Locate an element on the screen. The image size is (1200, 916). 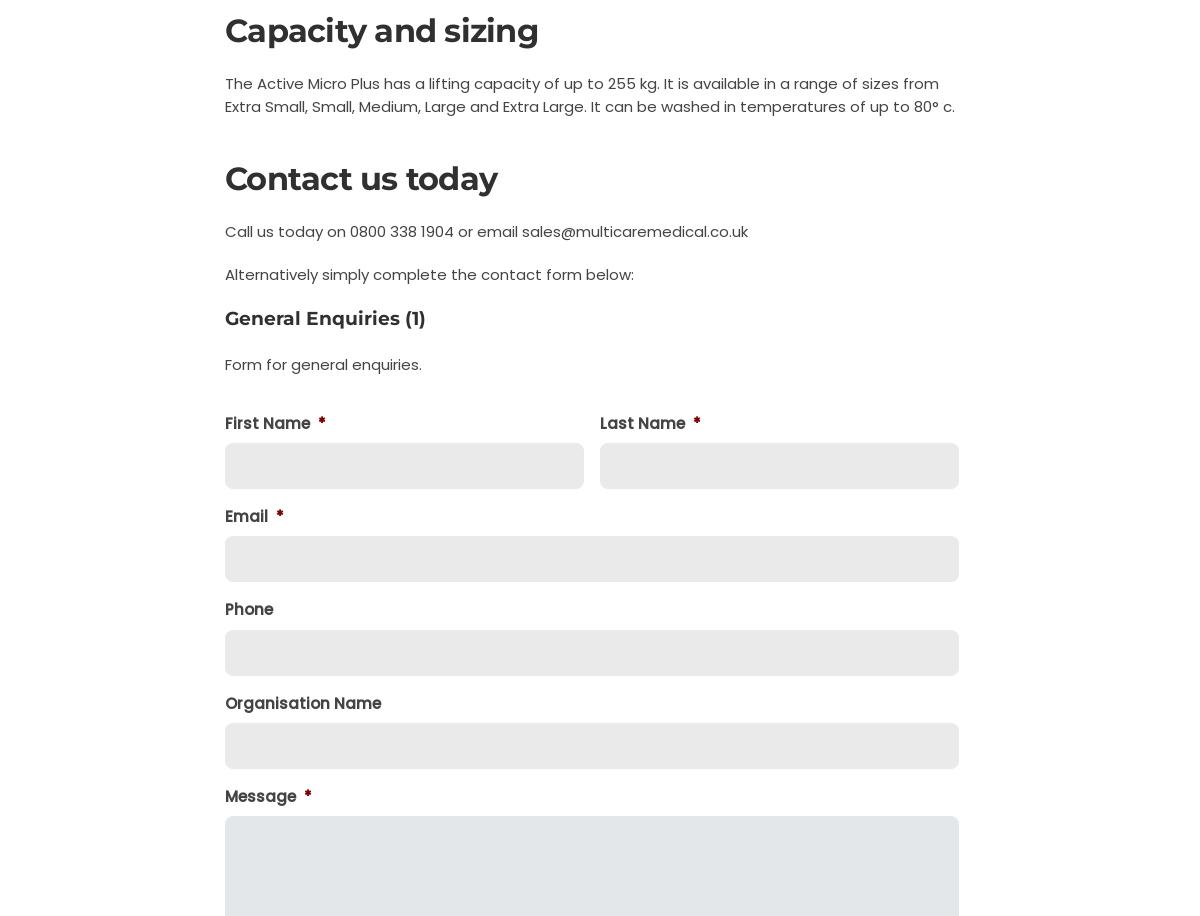
'Organisation Name' is located at coordinates (303, 702).